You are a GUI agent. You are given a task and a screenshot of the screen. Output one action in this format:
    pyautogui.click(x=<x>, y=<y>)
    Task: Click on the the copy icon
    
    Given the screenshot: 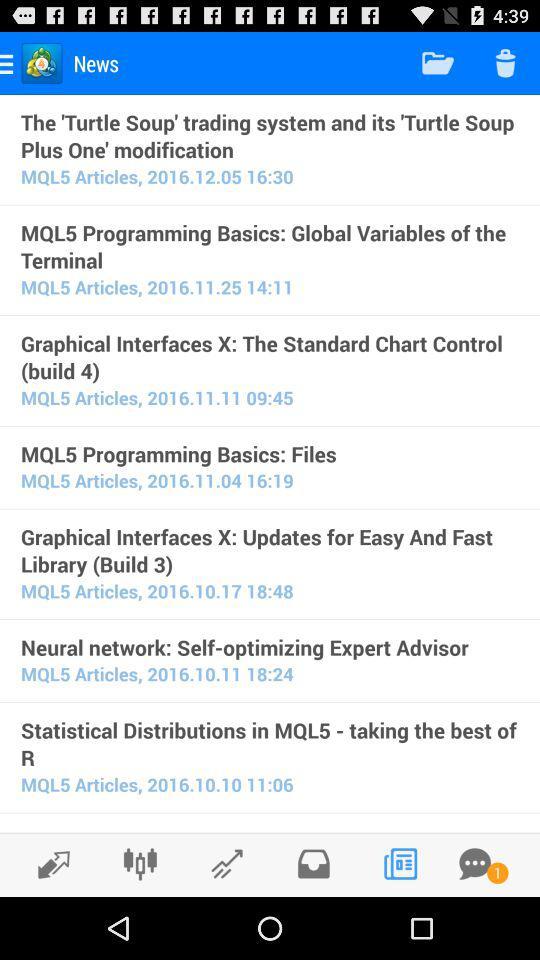 What is the action you would take?
    pyautogui.click(x=400, y=924)
    